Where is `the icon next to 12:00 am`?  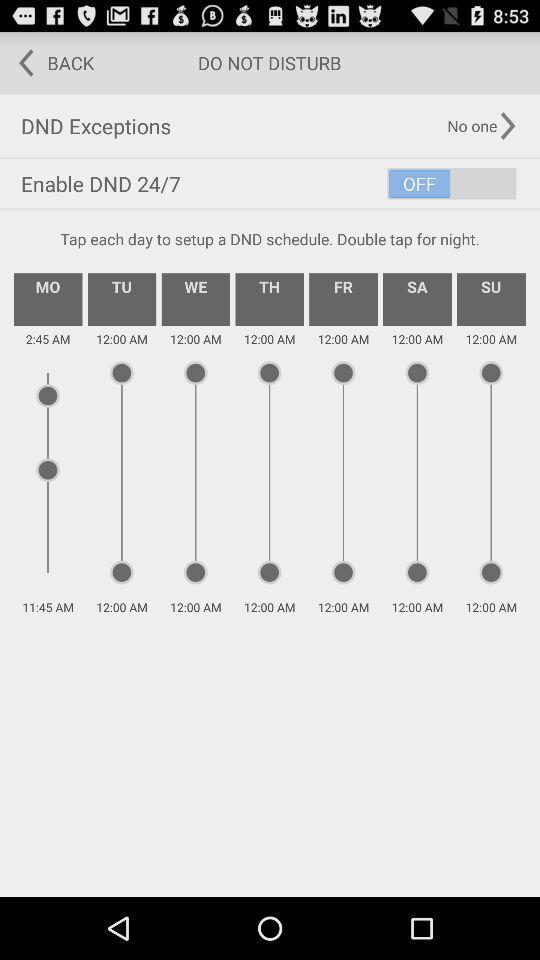 the icon next to 12:00 am is located at coordinates (416, 298).